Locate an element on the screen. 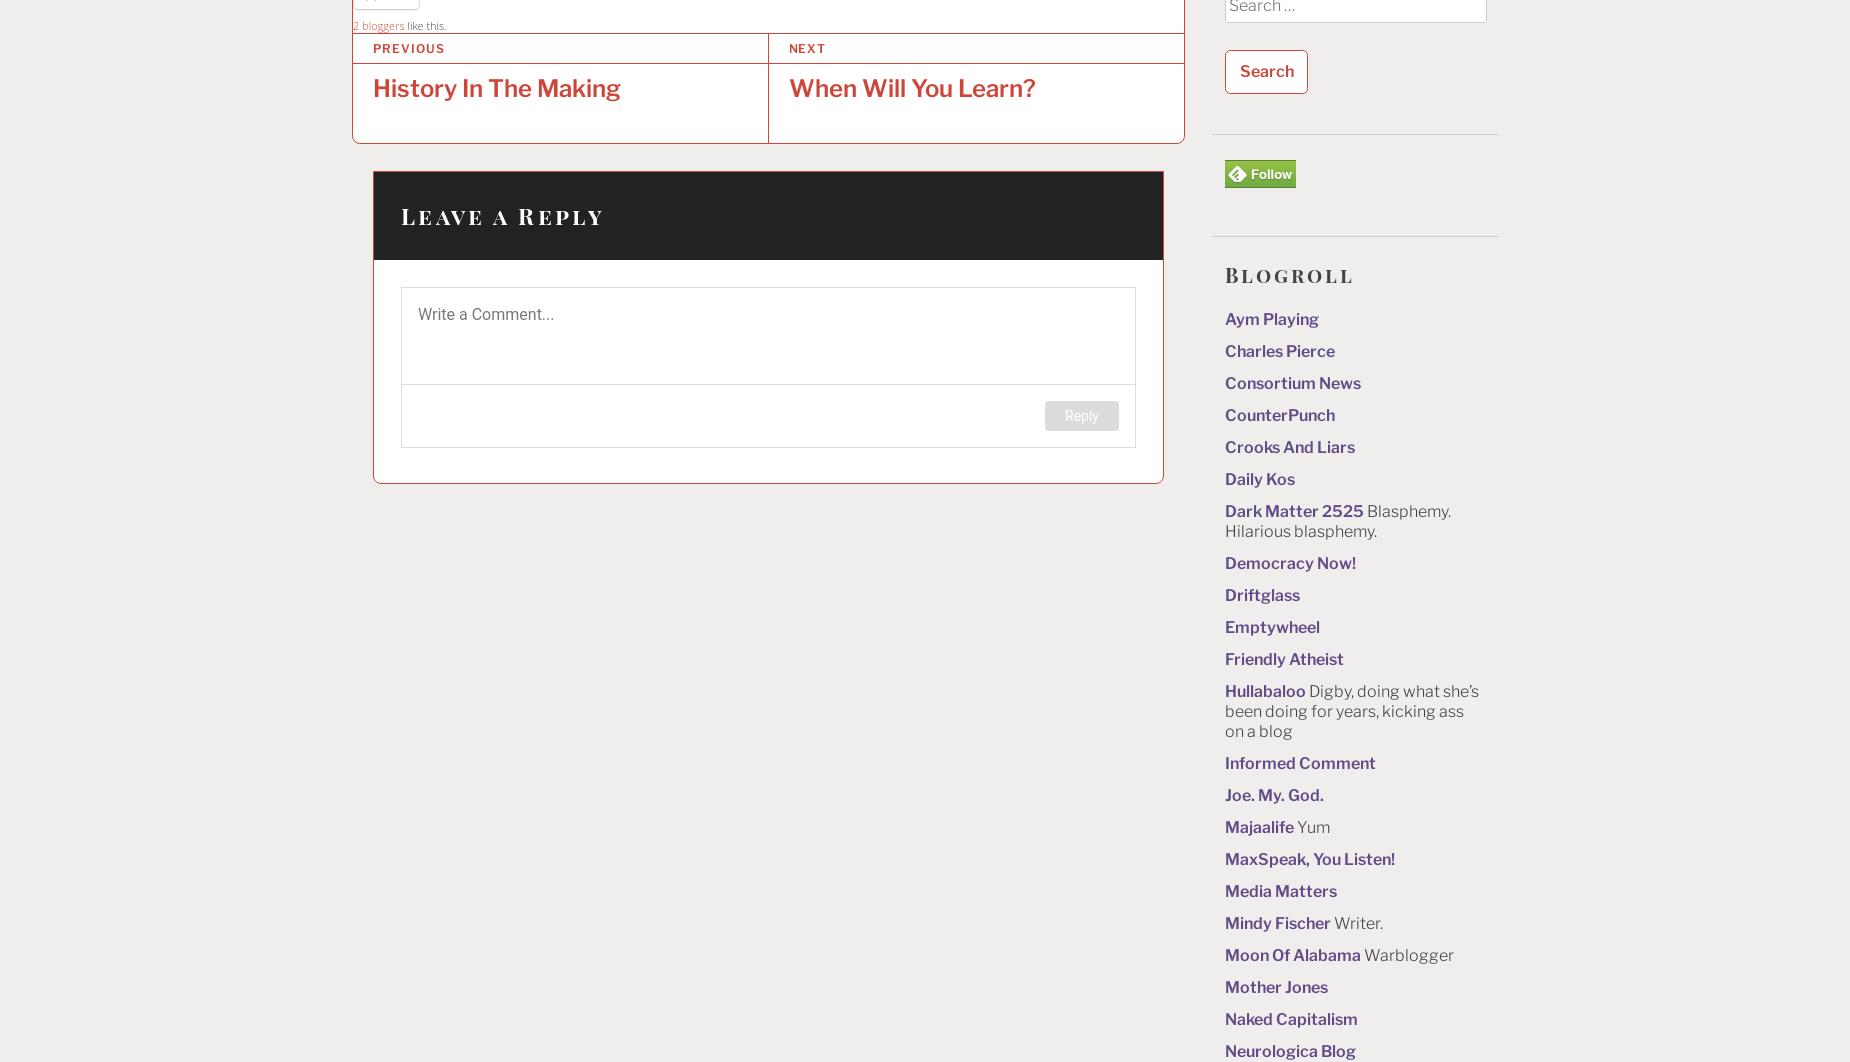 The height and width of the screenshot is (1062, 1850). 'Search powered by Jetpack' is located at coordinates (937, 868).